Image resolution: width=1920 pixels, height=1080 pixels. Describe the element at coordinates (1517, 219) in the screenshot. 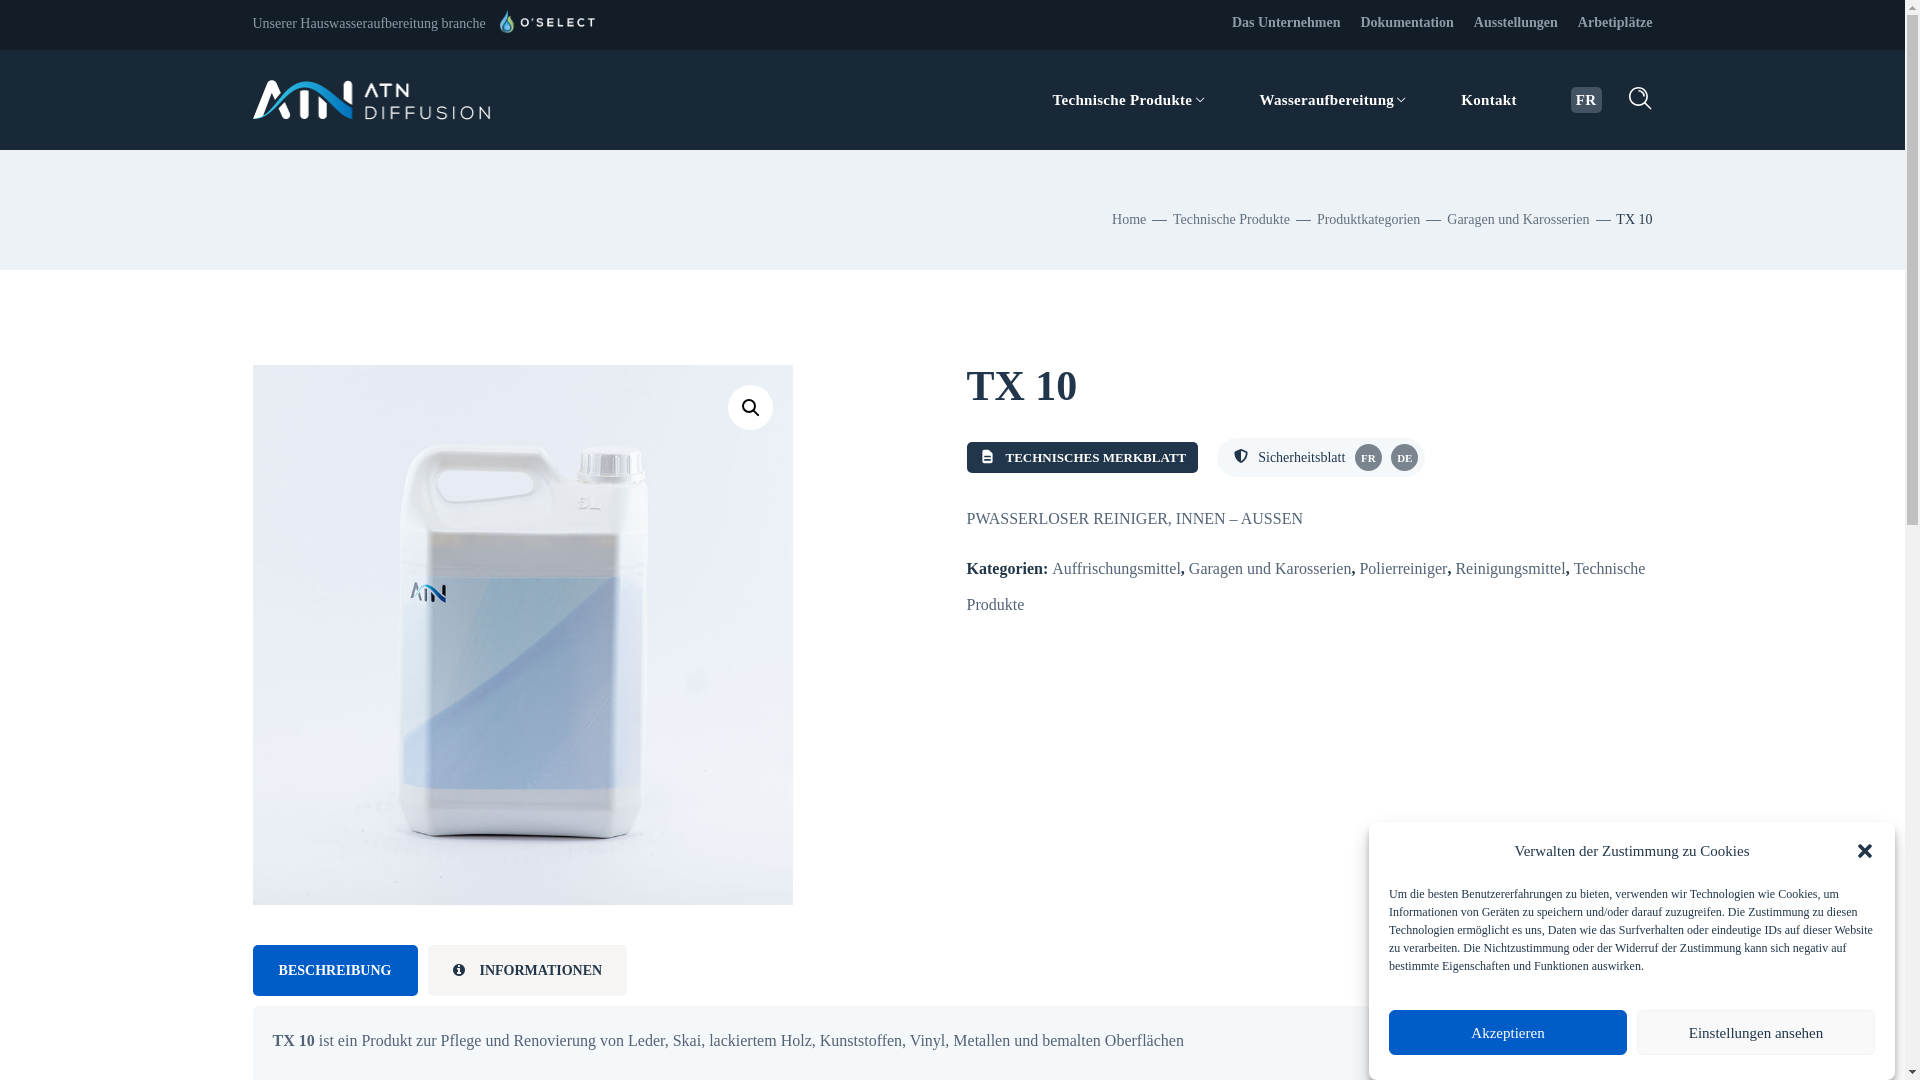

I see `'Garagen und Karosserien'` at that location.